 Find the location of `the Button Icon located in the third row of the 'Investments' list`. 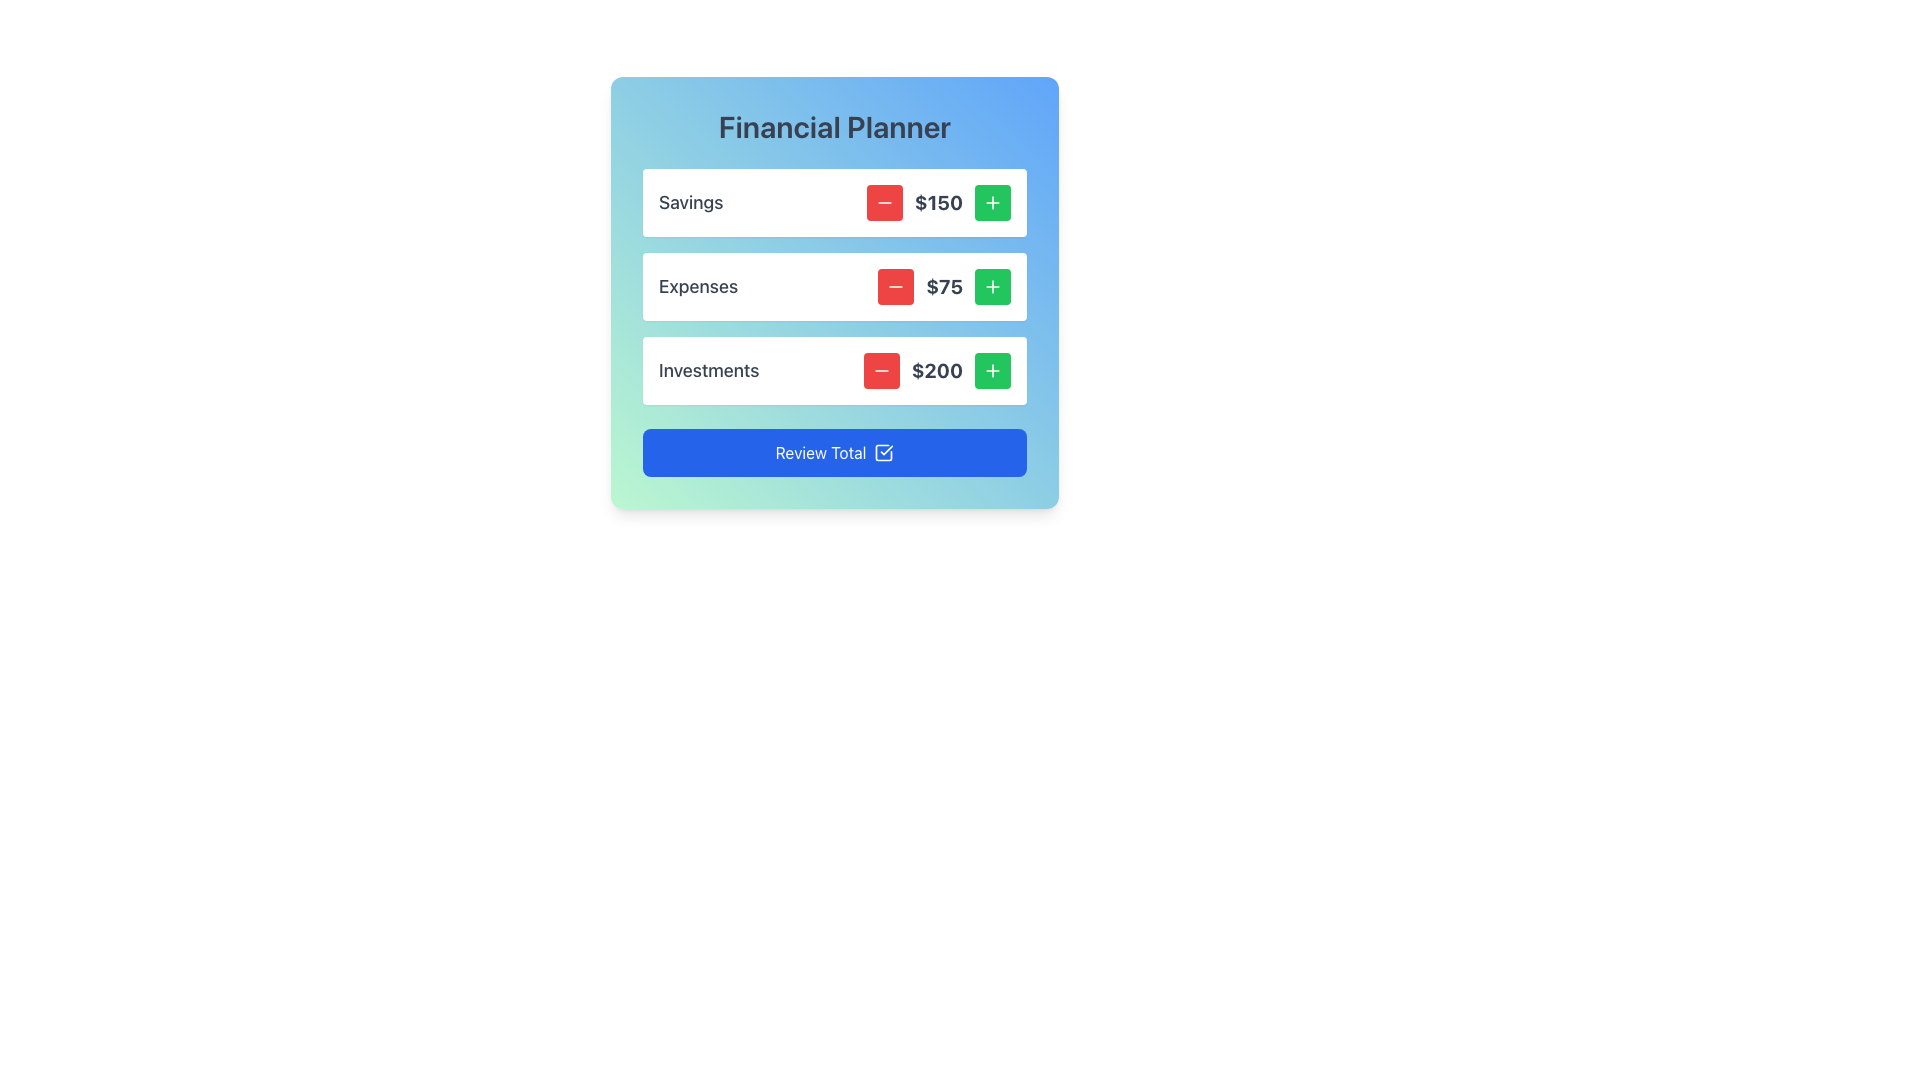

the Button Icon located in the third row of the 'Investments' list is located at coordinates (880, 370).